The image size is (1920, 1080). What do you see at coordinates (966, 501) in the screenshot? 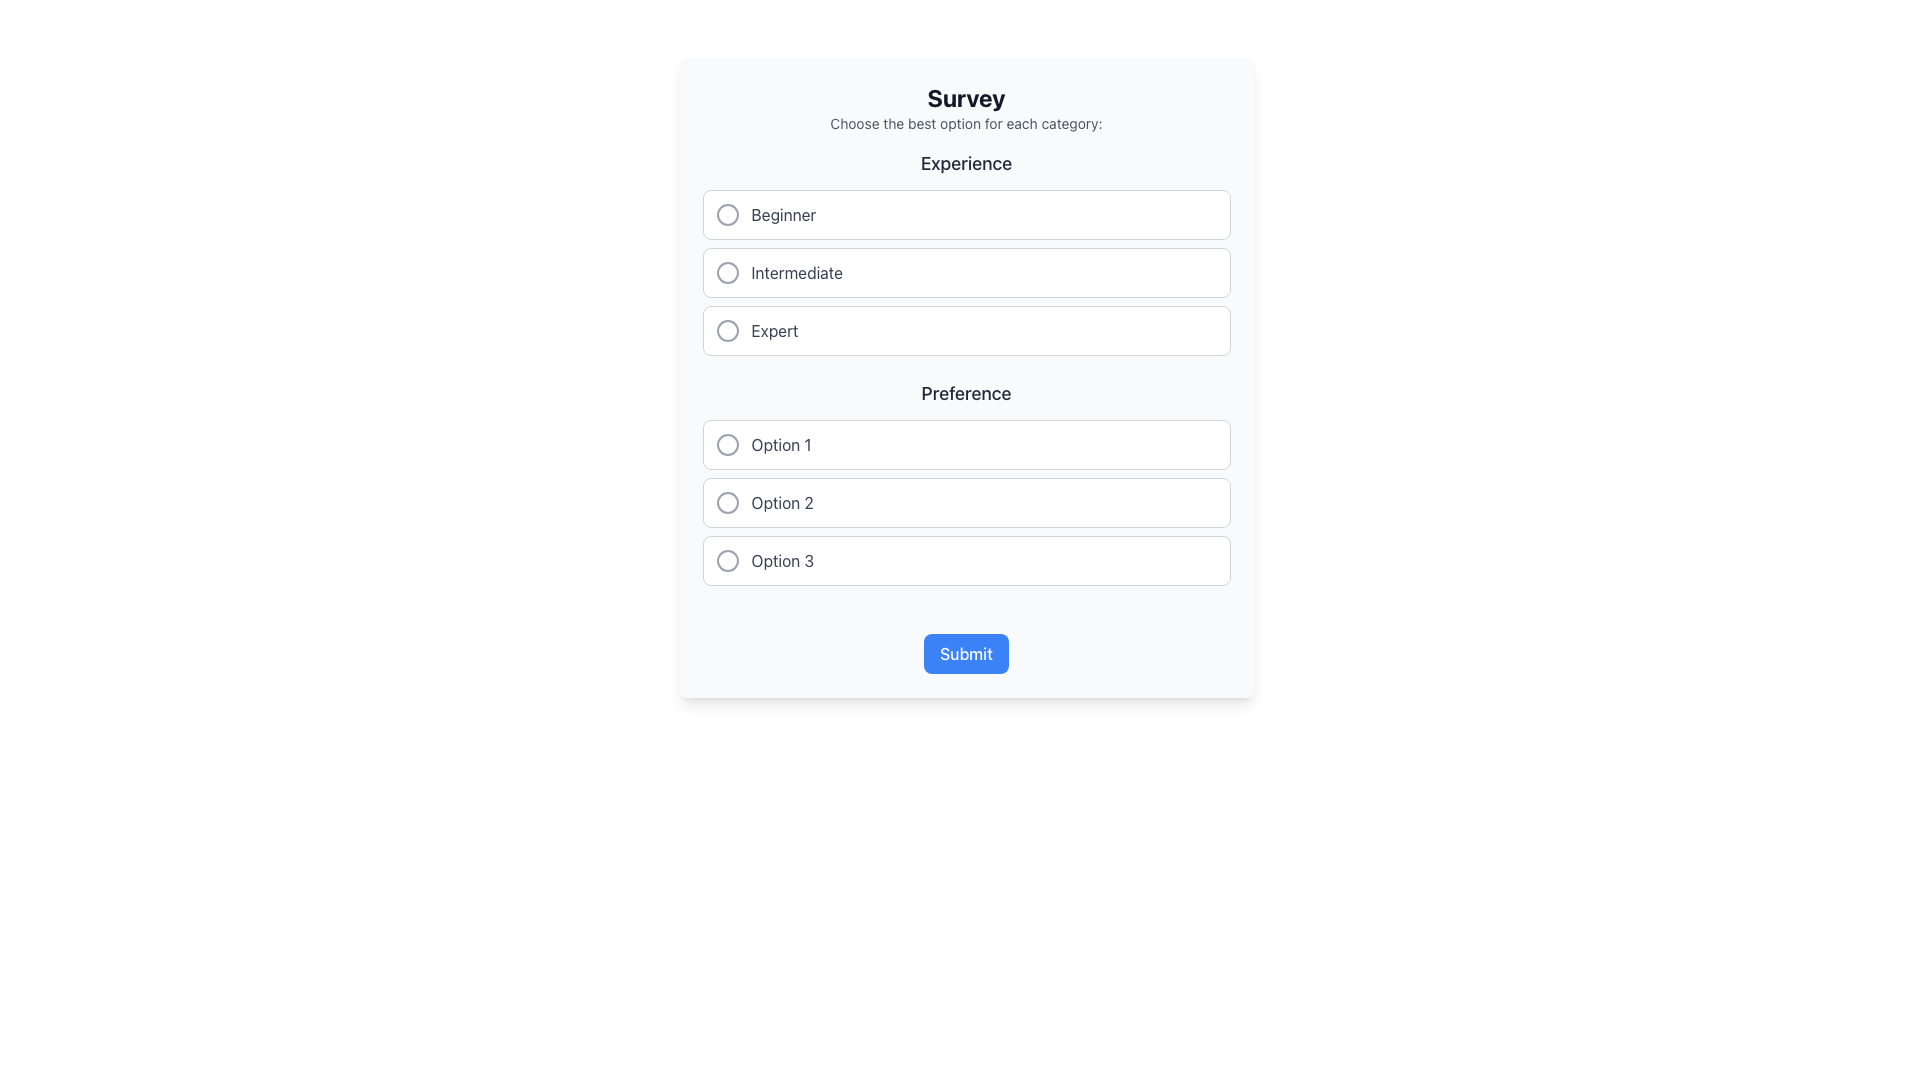
I see `the middle radio button in the 'Preference' category to indicate focus` at bounding box center [966, 501].